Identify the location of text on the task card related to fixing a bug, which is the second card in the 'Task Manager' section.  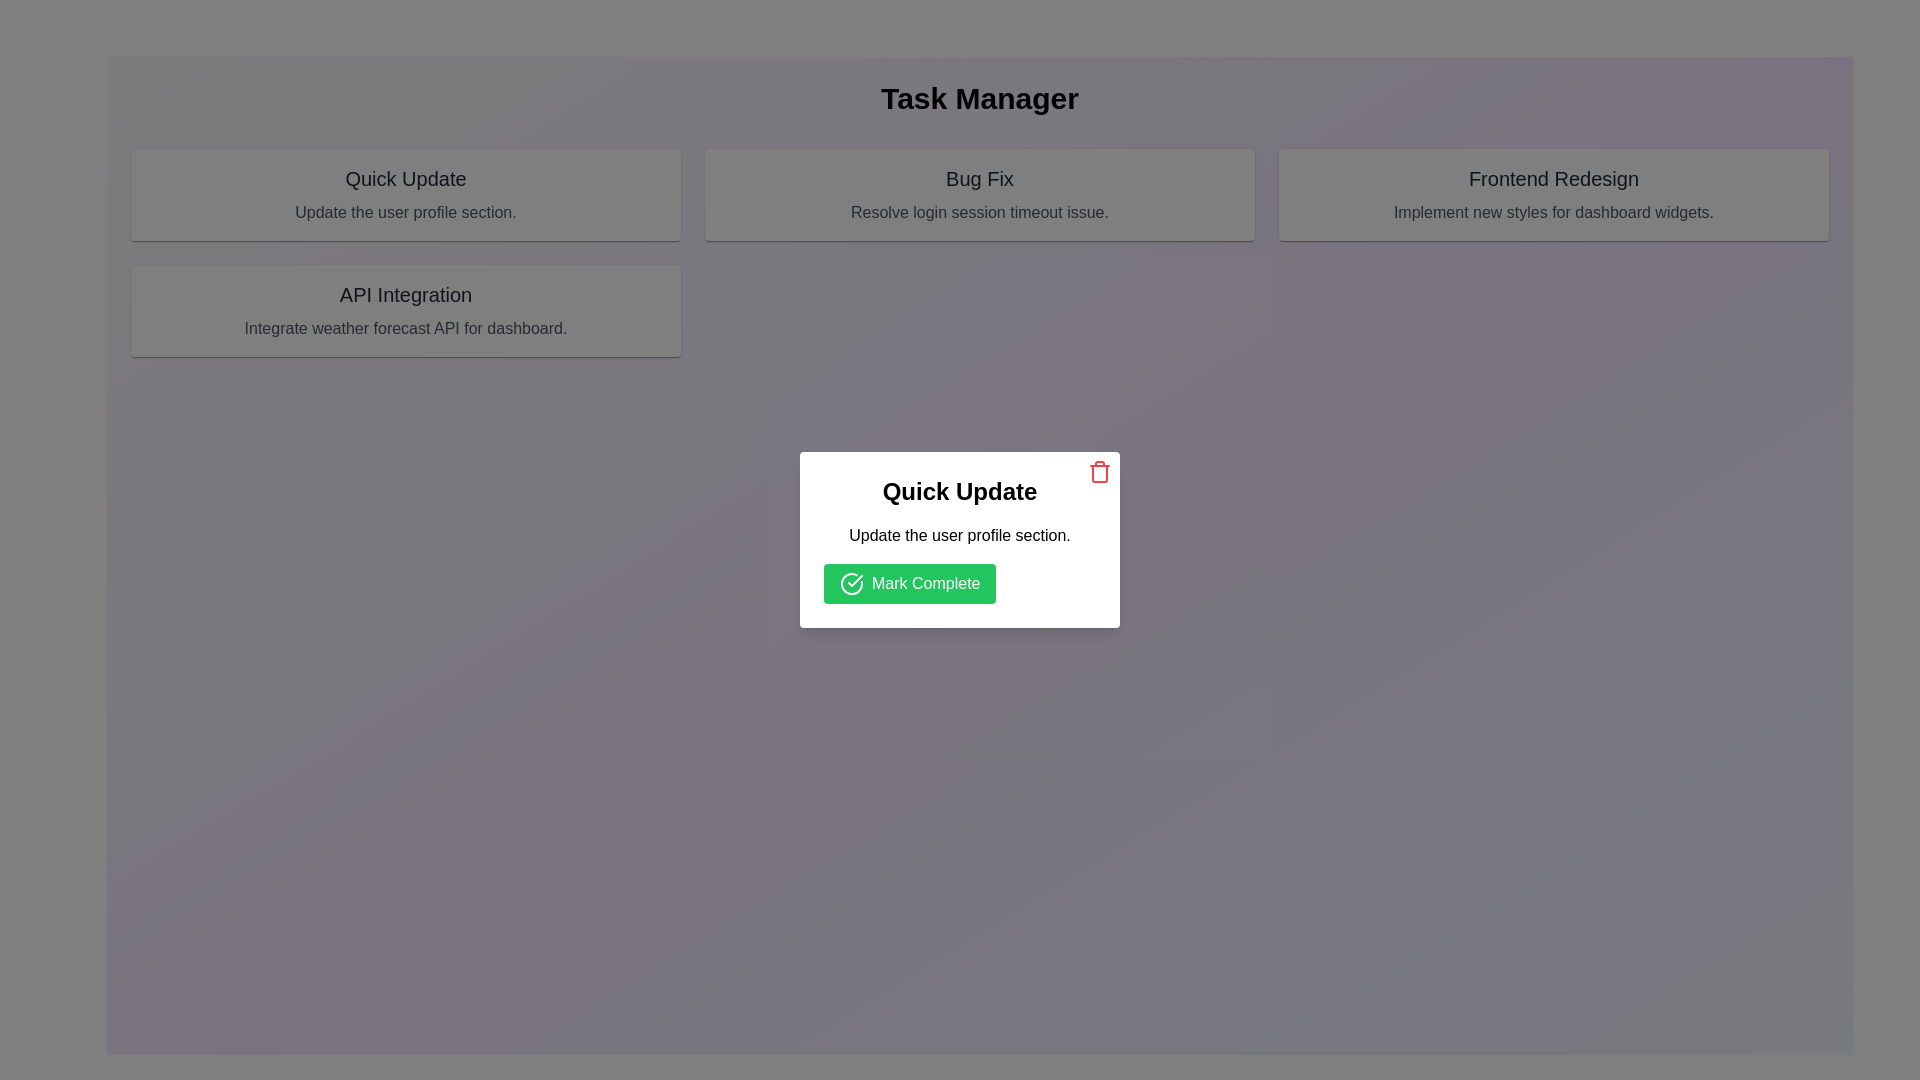
(968, 182).